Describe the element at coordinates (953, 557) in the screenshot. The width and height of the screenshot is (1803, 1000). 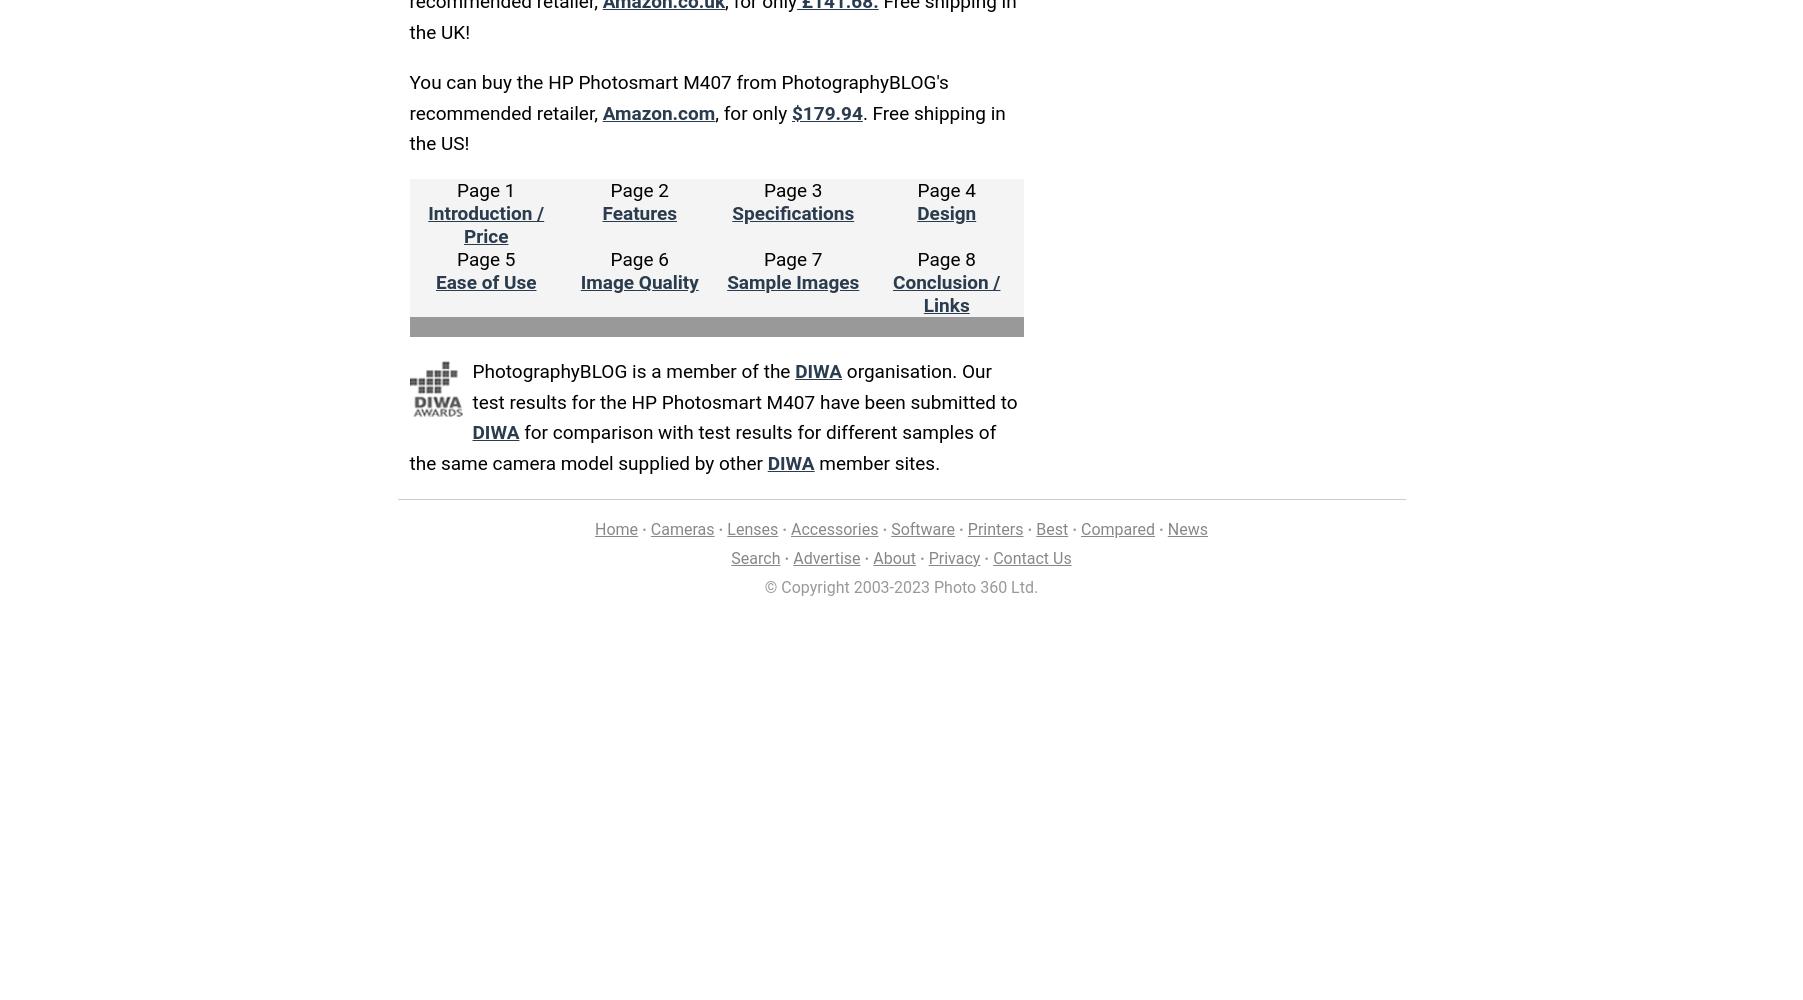
I see `'Privacy'` at that location.